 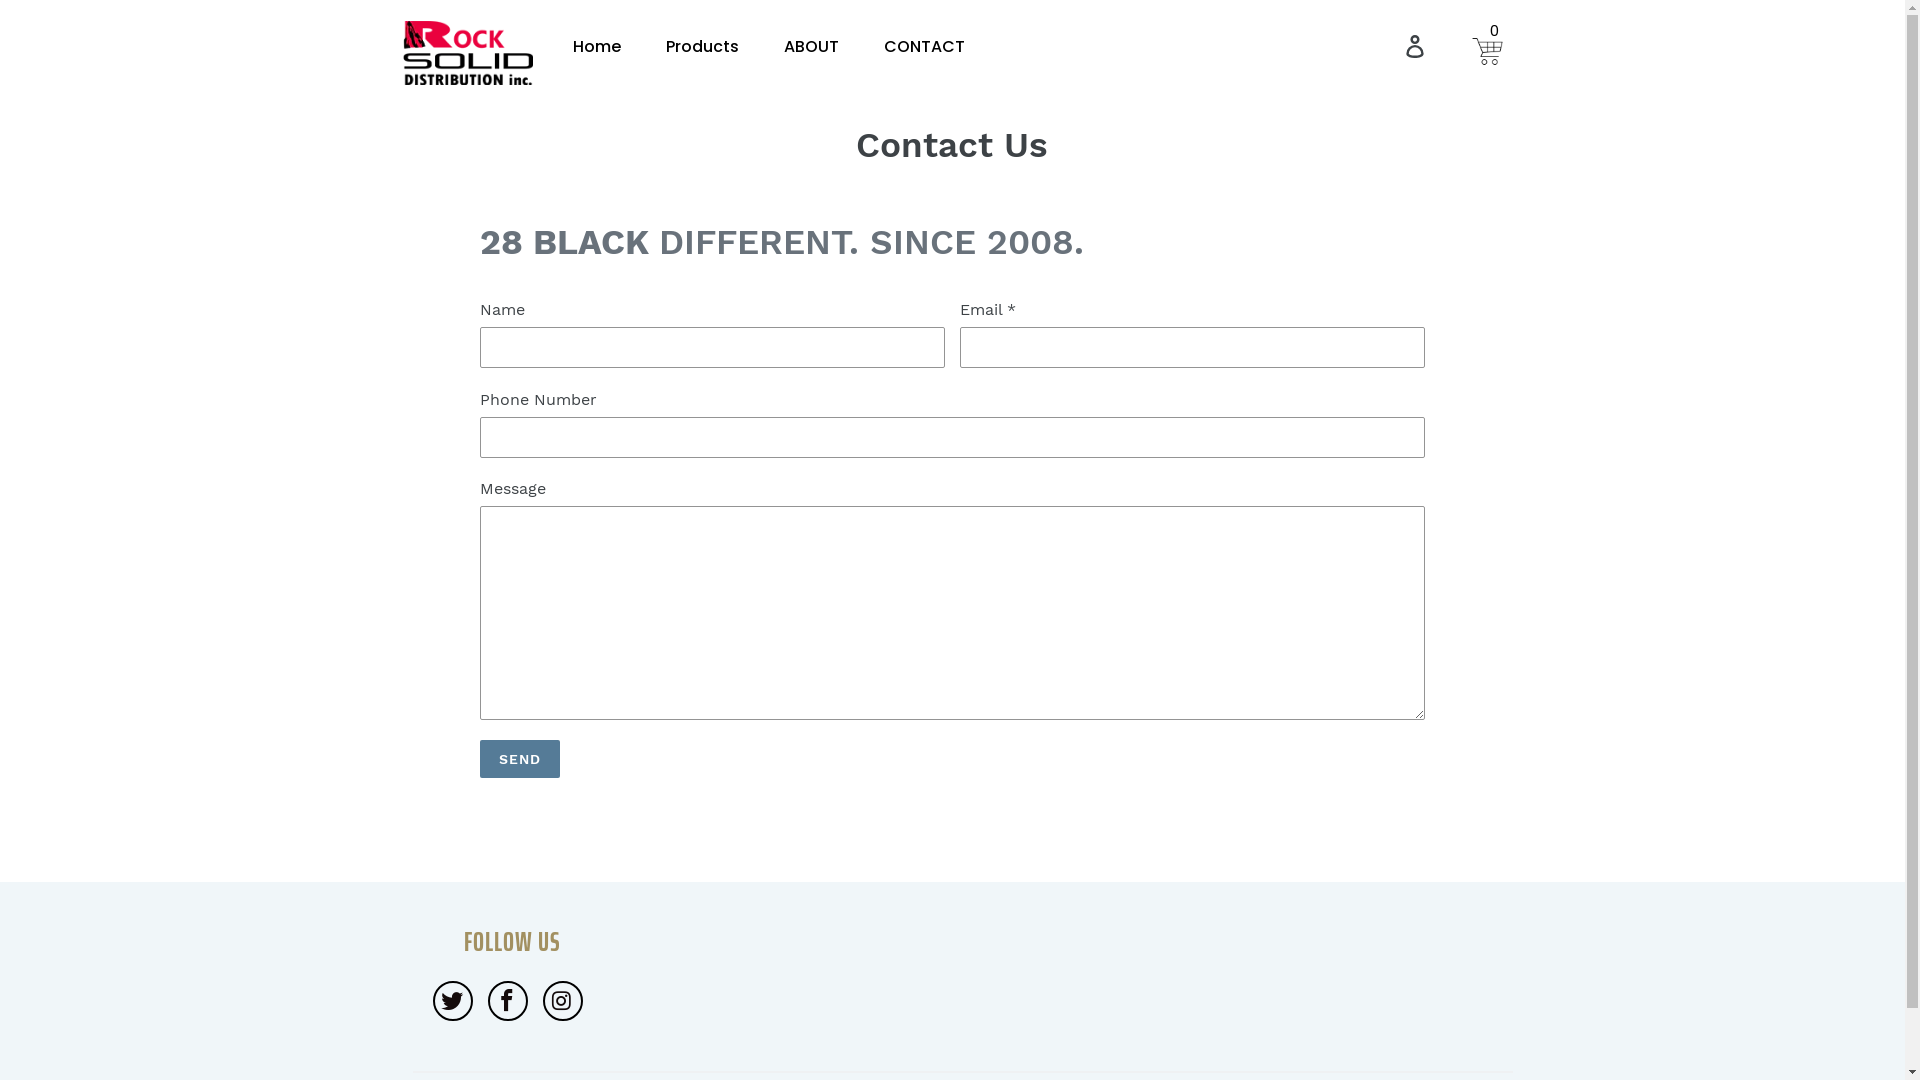 What do you see at coordinates (519, 759) in the screenshot?
I see `'Send'` at bounding box center [519, 759].